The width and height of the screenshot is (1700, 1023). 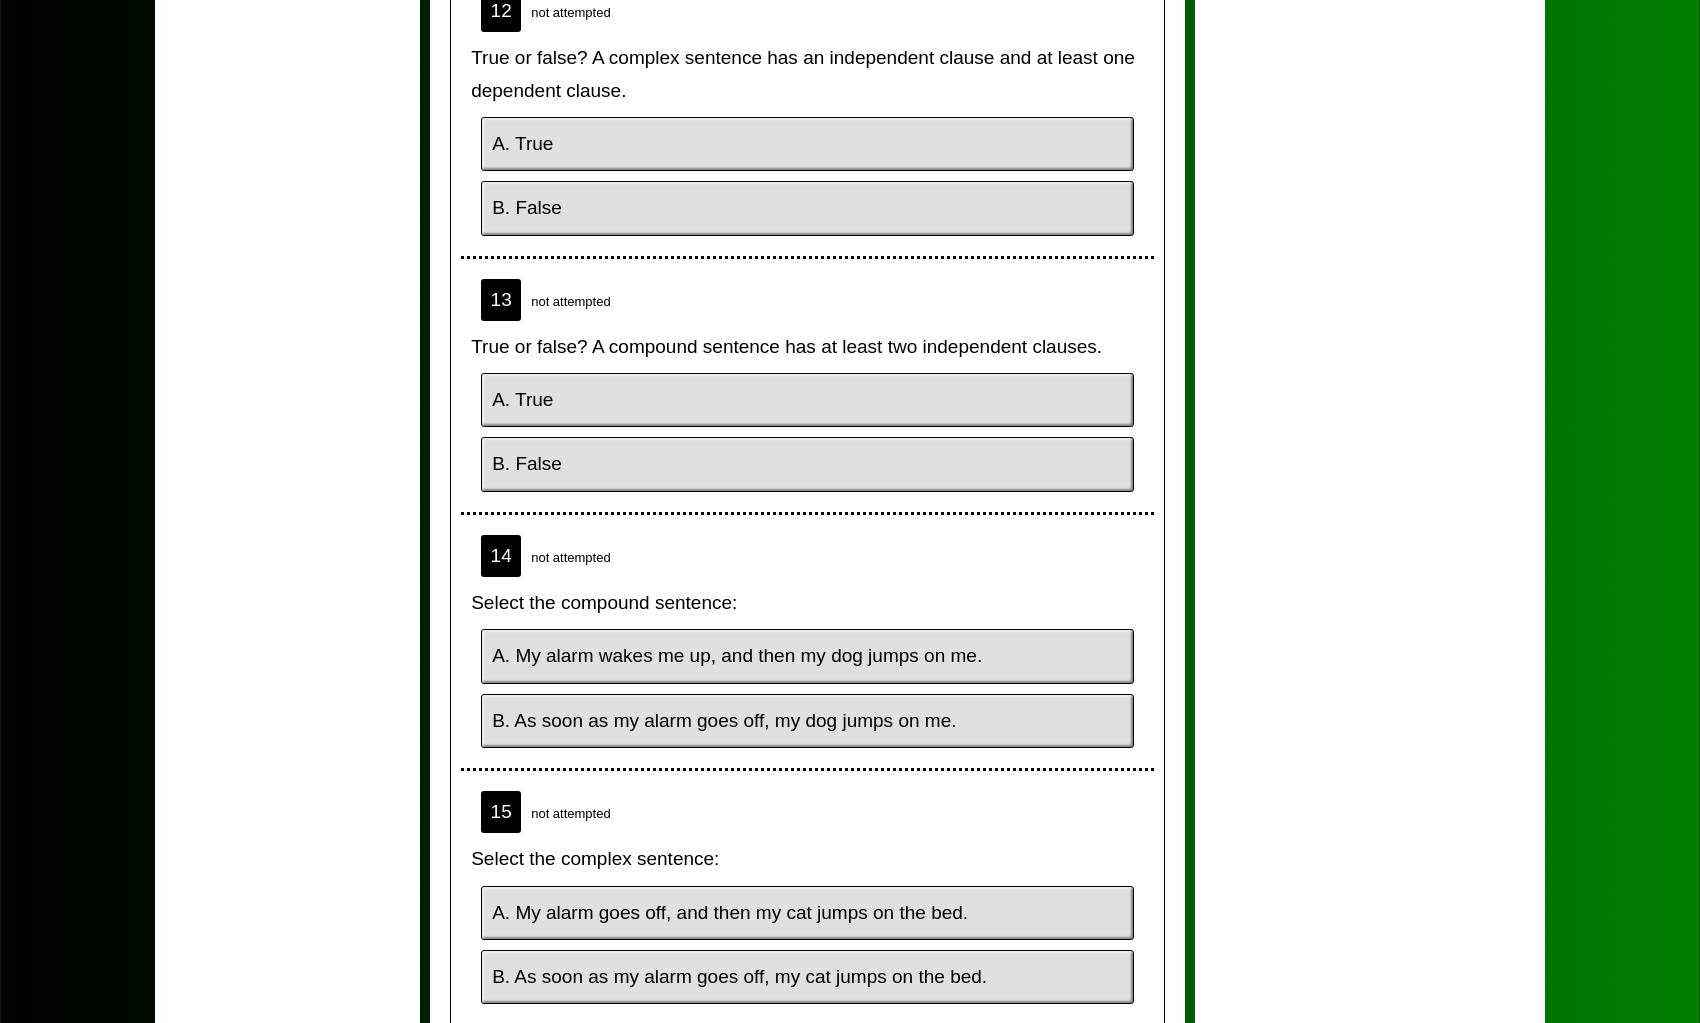 What do you see at coordinates (729, 910) in the screenshot?
I see `'A. My alarm goes off, and then my cat jumps on the bed.'` at bounding box center [729, 910].